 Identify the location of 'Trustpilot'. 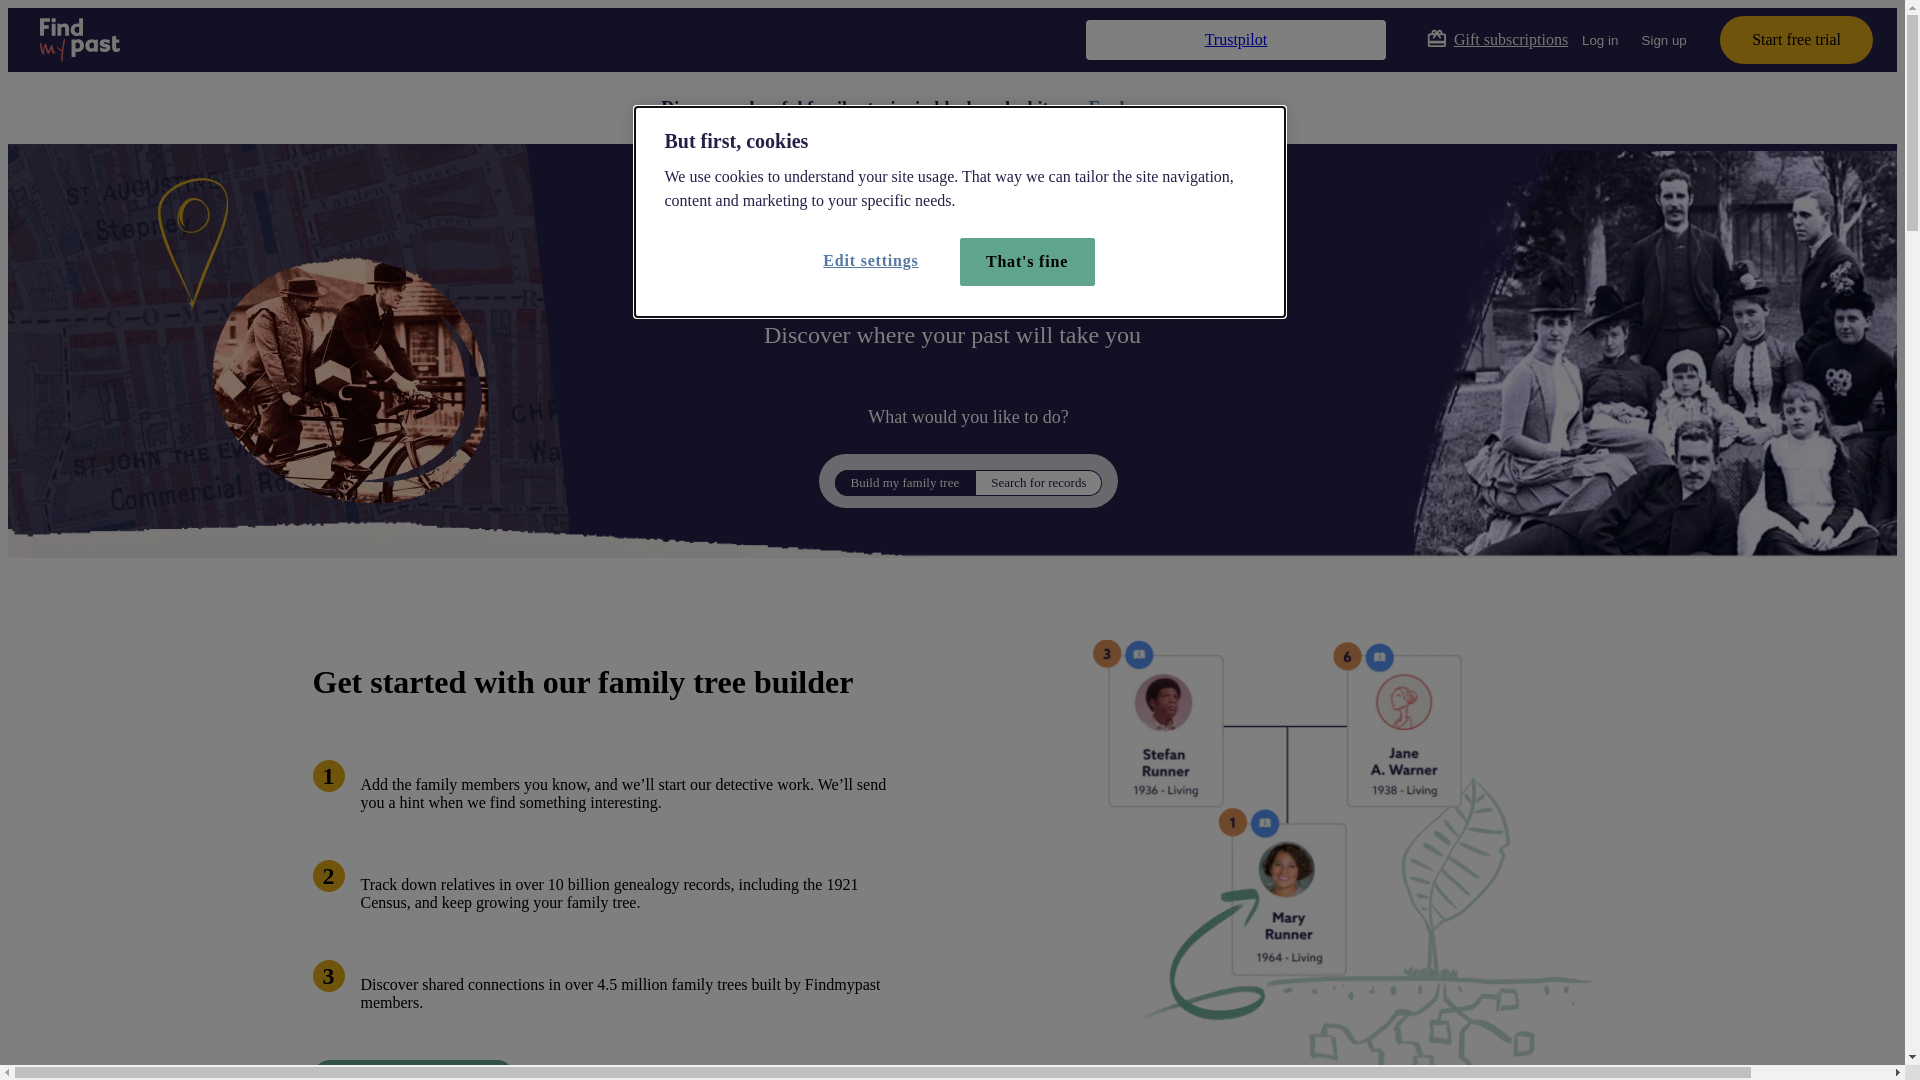
(1235, 39).